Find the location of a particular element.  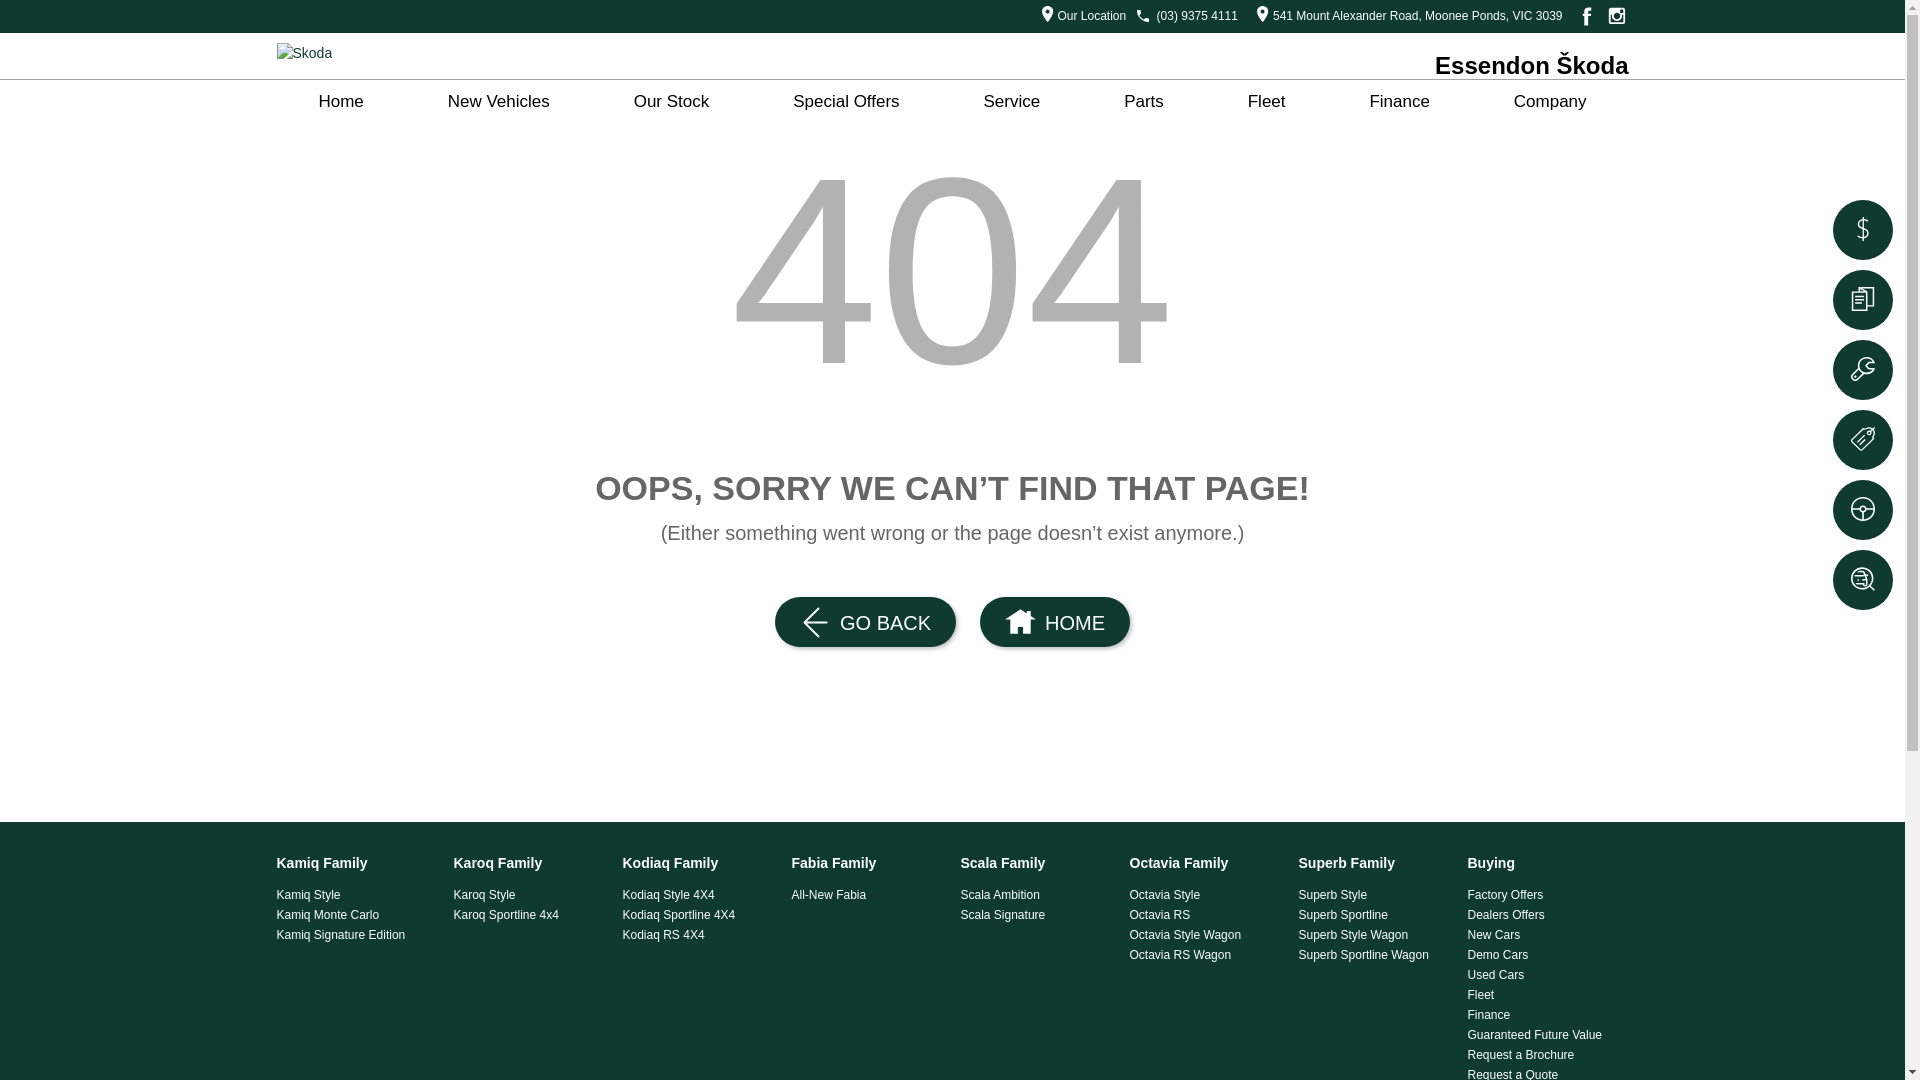

'Dealers Offers' is located at coordinates (1543, 914).